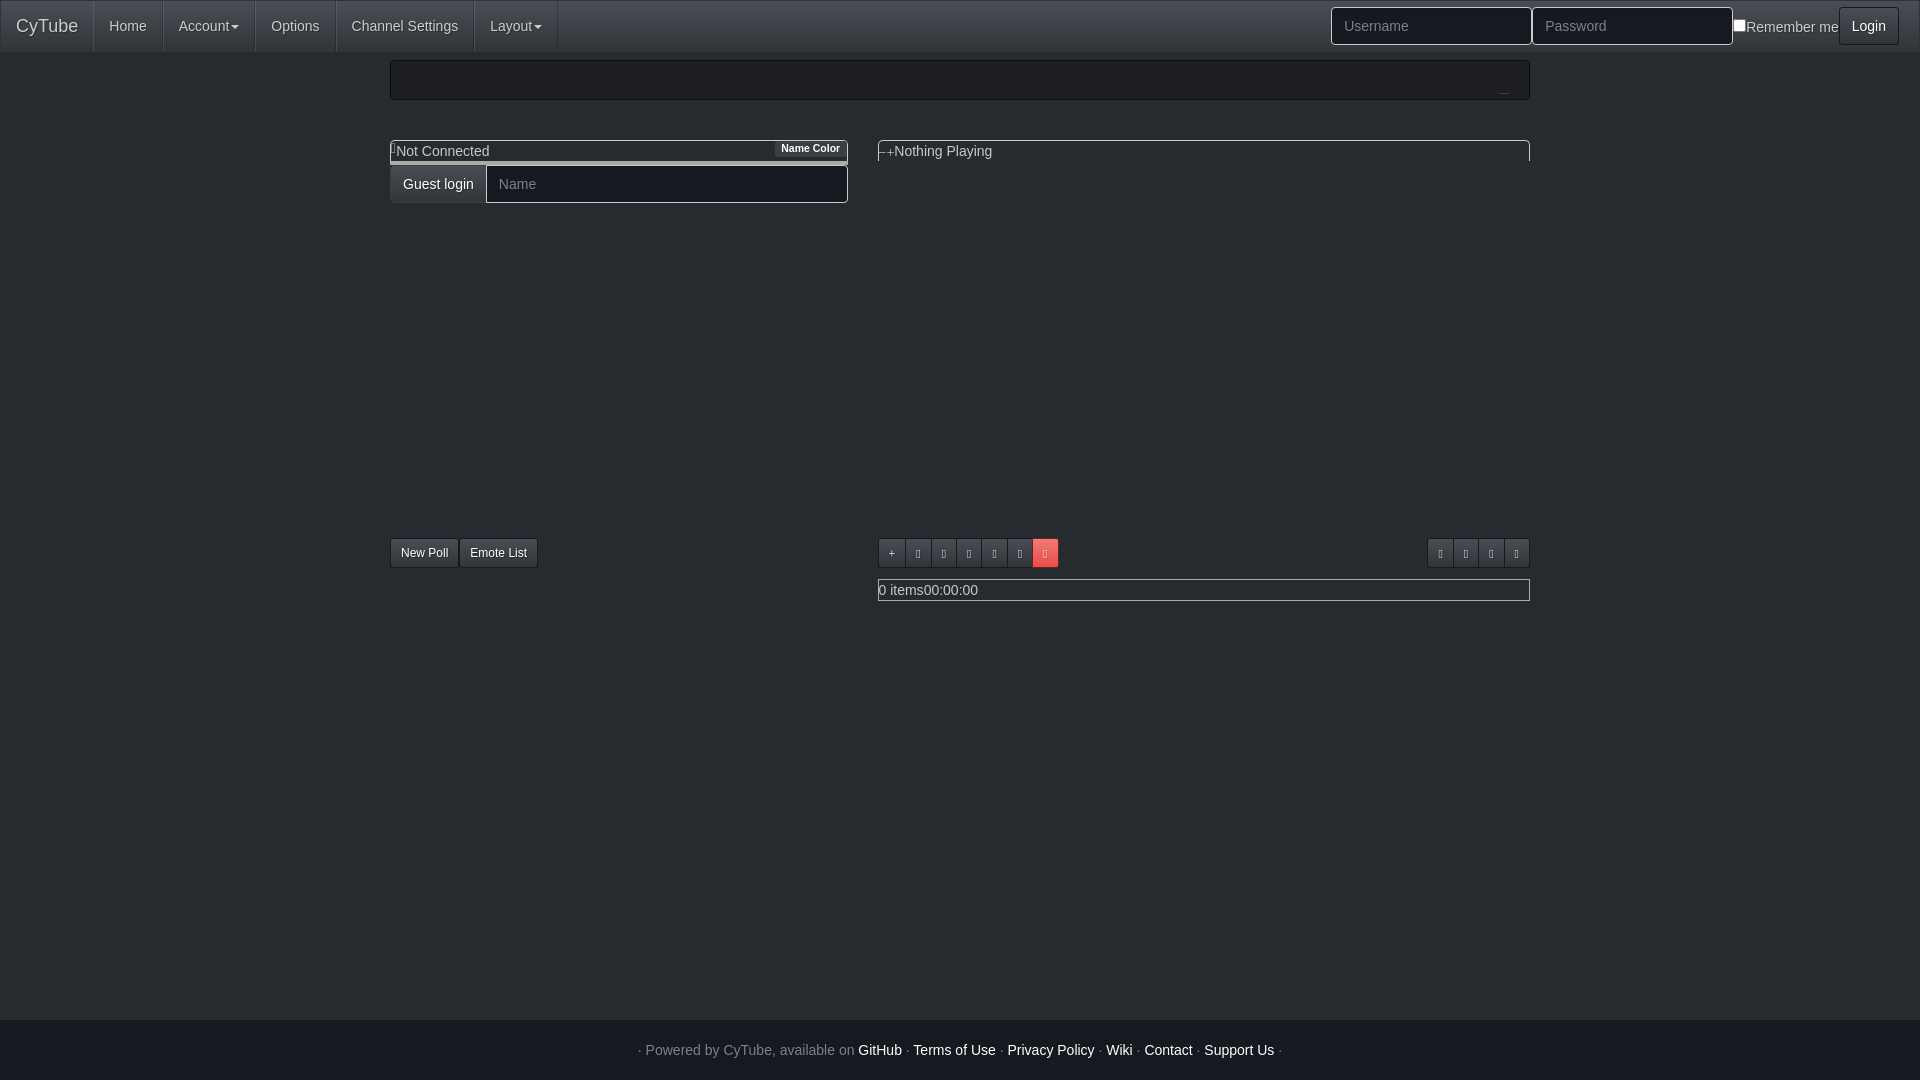 This screenshot has height=1080, width=1920. I want to click on 'Account', so click(209, 26).